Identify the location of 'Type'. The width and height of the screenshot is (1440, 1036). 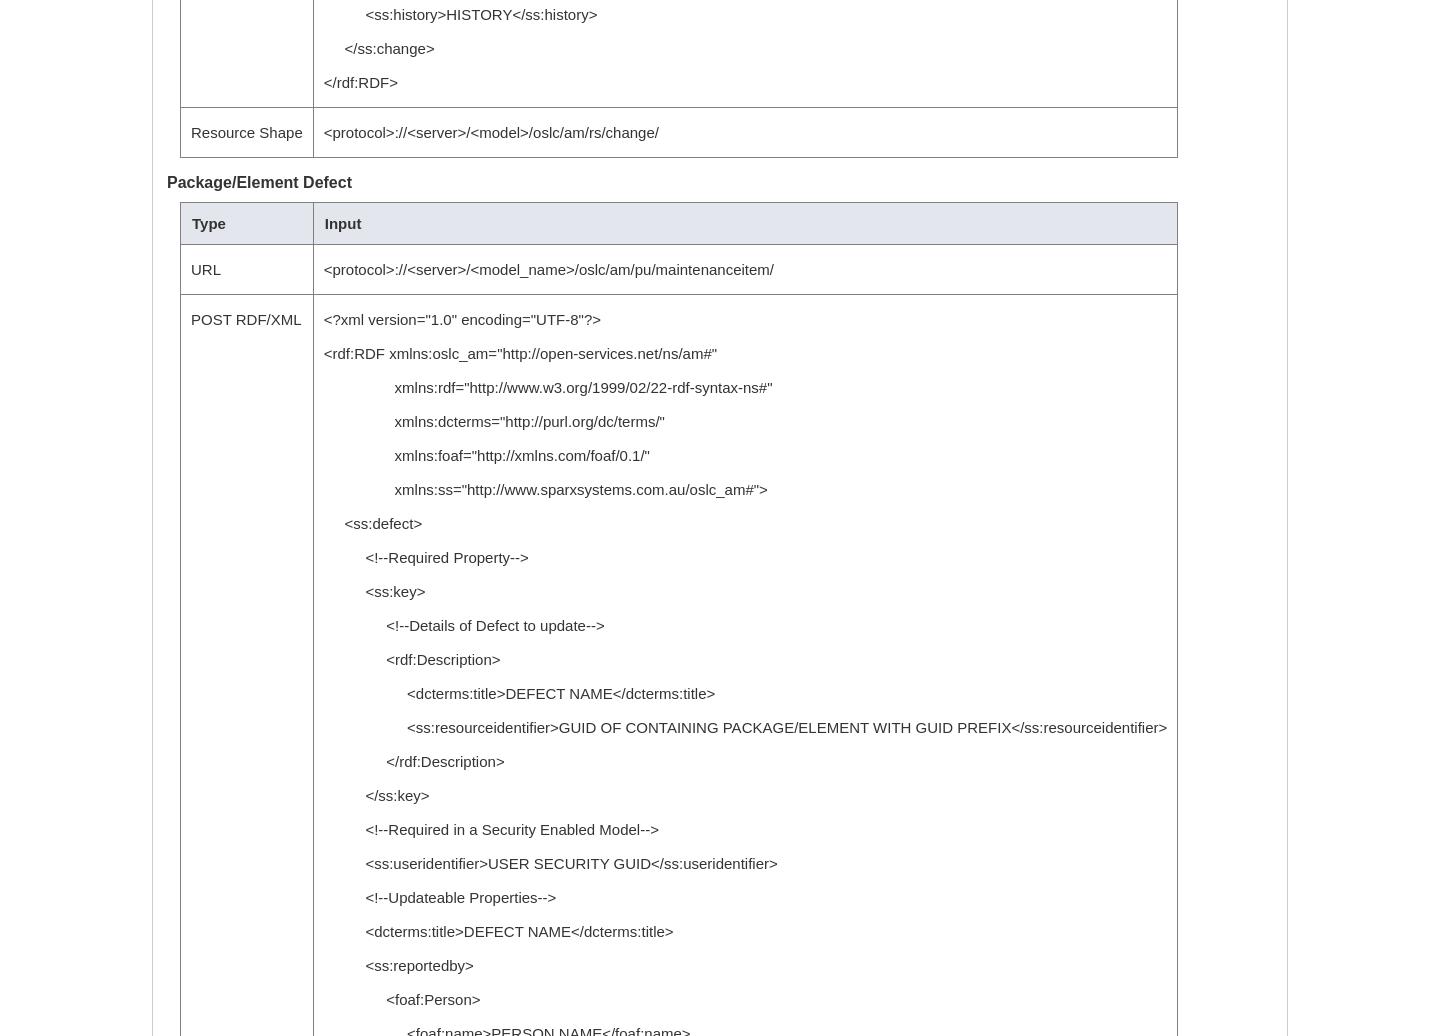
(191, 222).